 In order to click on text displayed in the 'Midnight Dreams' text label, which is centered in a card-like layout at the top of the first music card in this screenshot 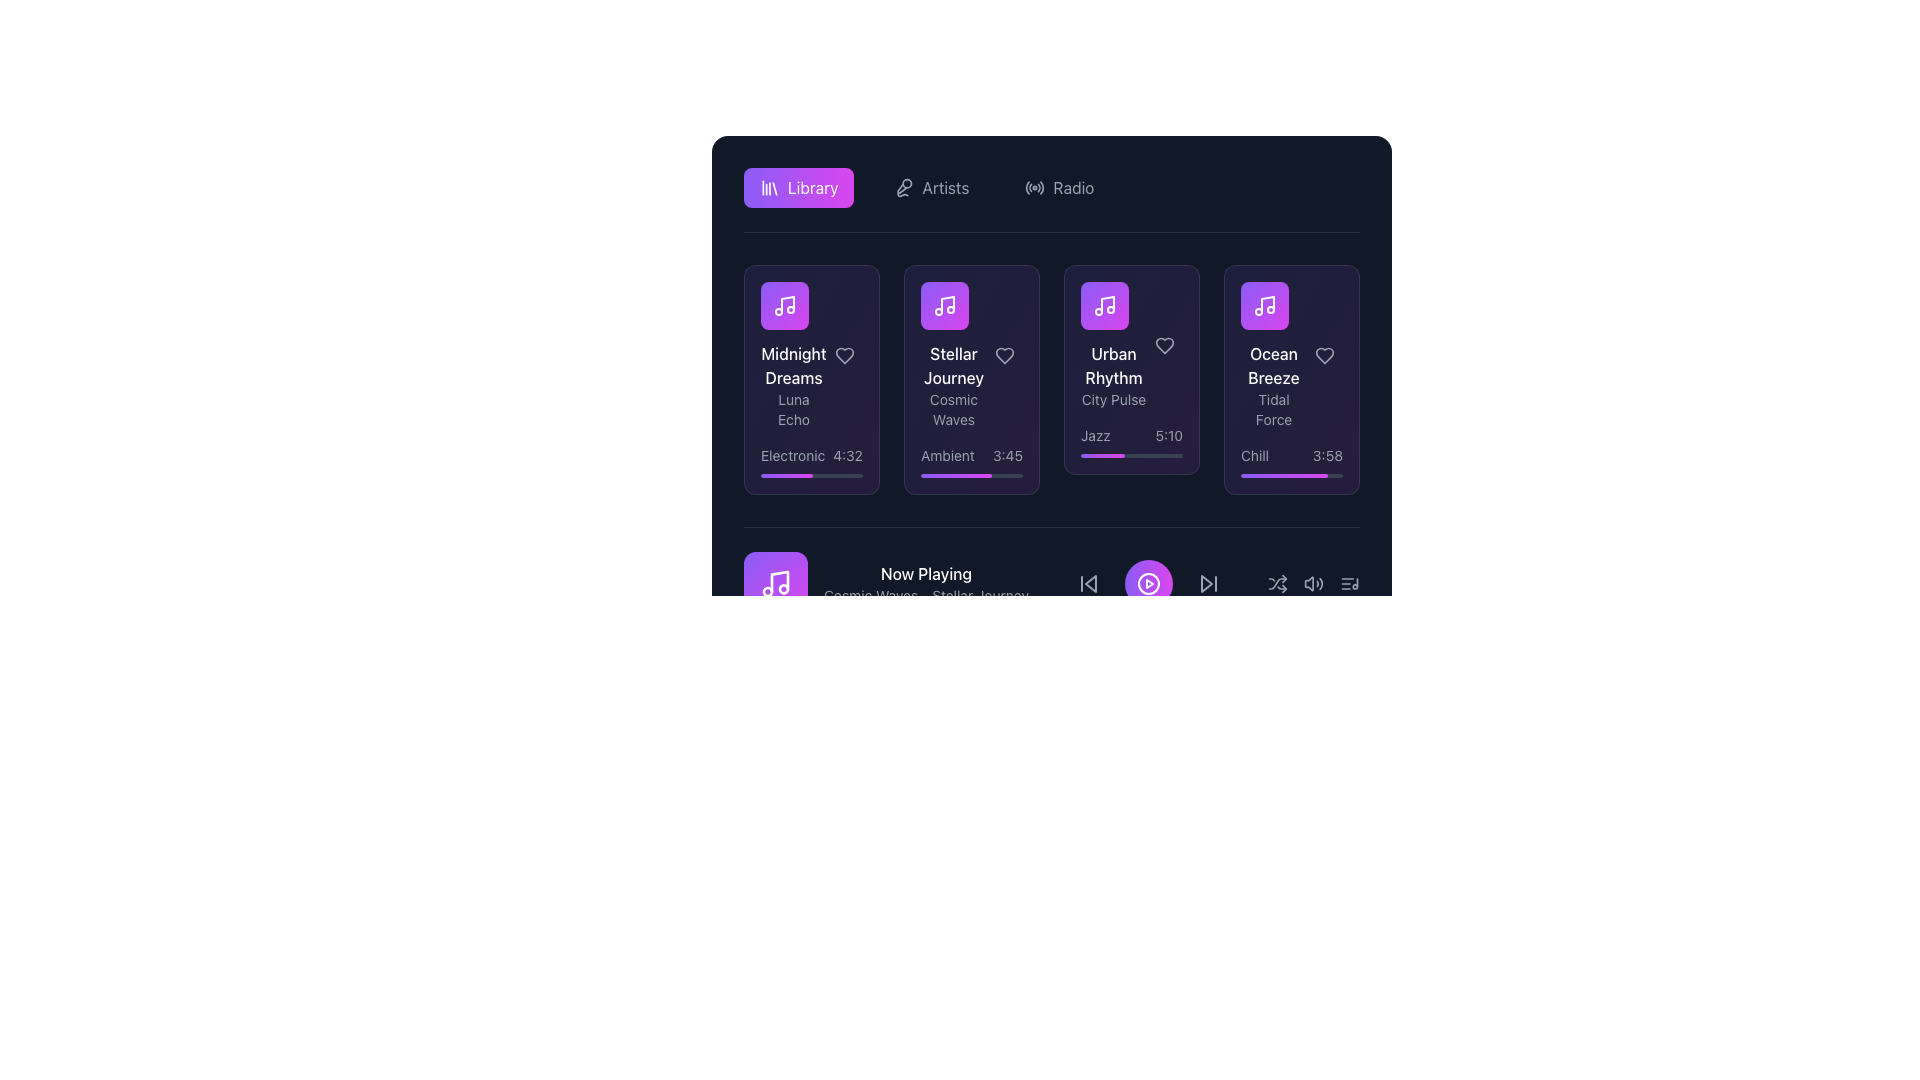, I will do `click(792, 366)`.